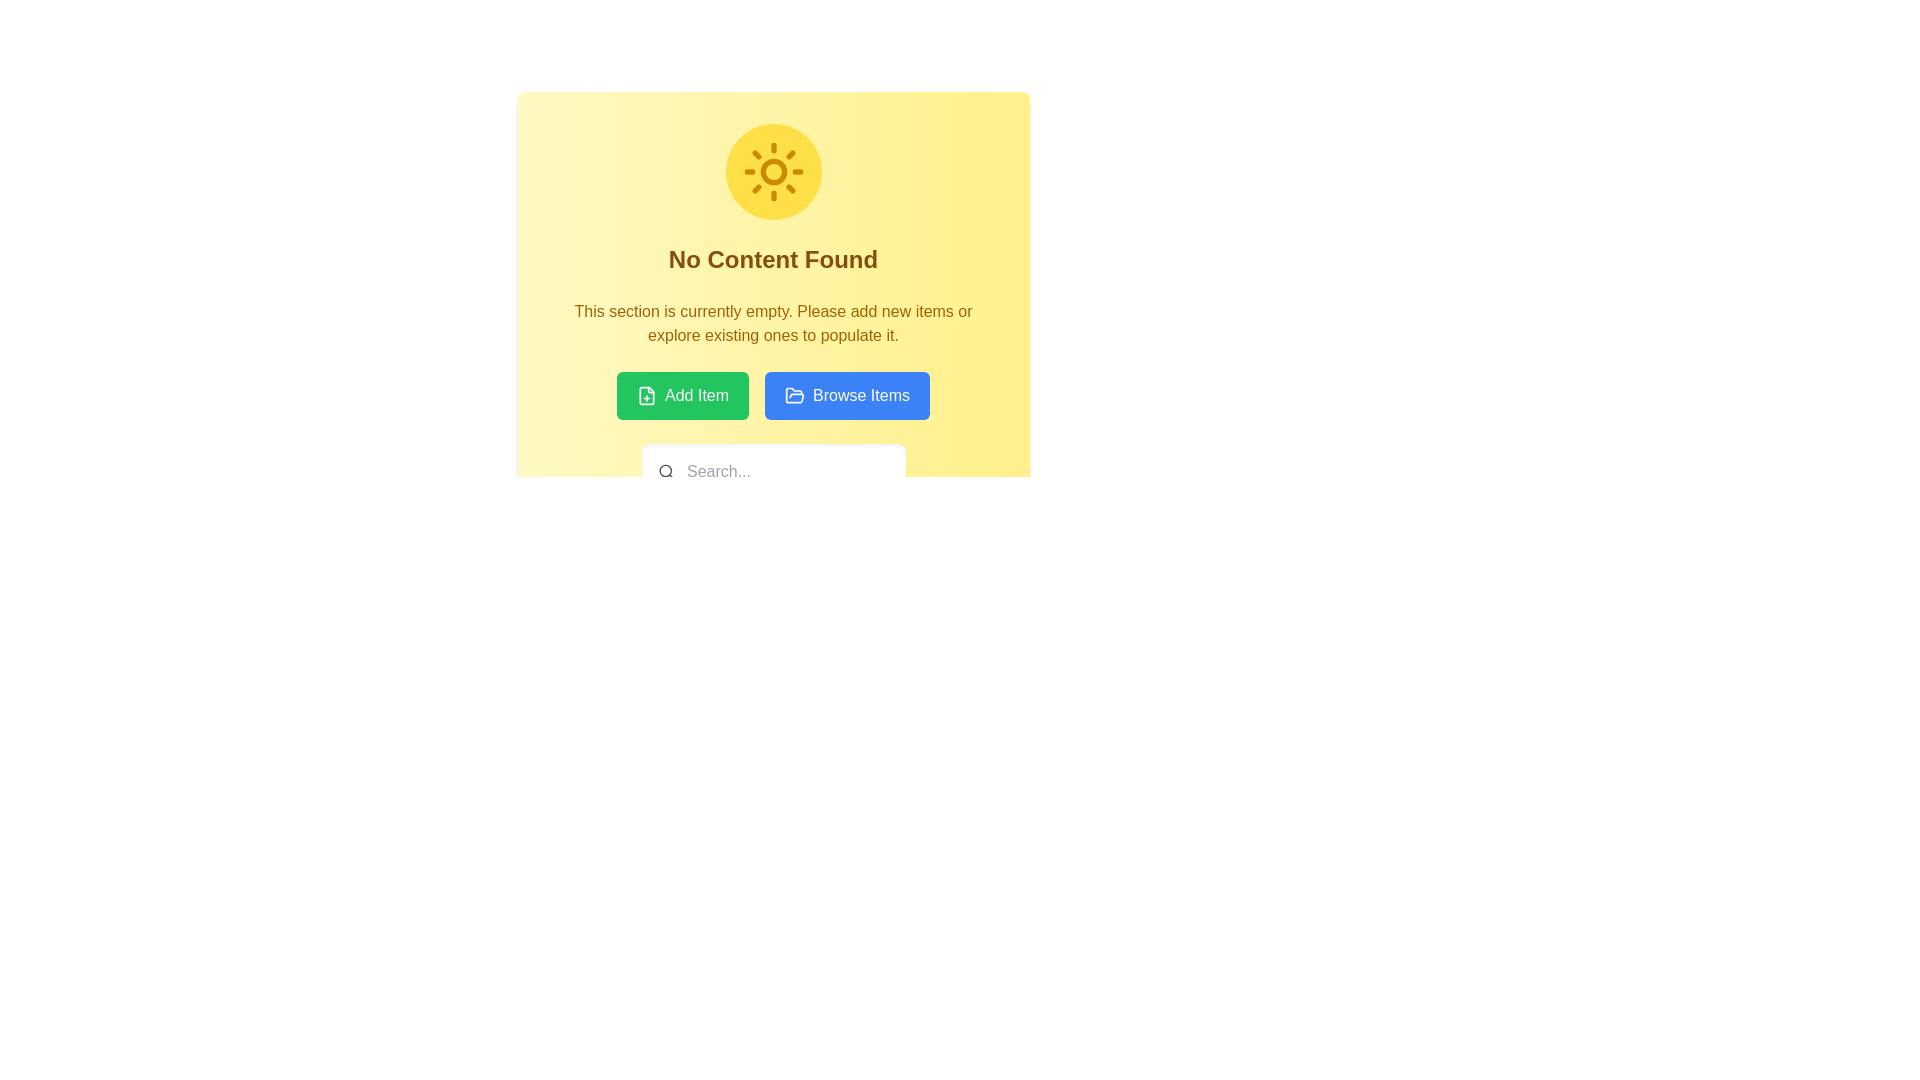 This screenshot has height=1080, width=1920. What do you see at coordinates (647, 396) in the screenshot?
I see `the 'Add Item' button, which is visually indicated by the SVG-based icon to the left of the button text` at bounding box center [647, 396].